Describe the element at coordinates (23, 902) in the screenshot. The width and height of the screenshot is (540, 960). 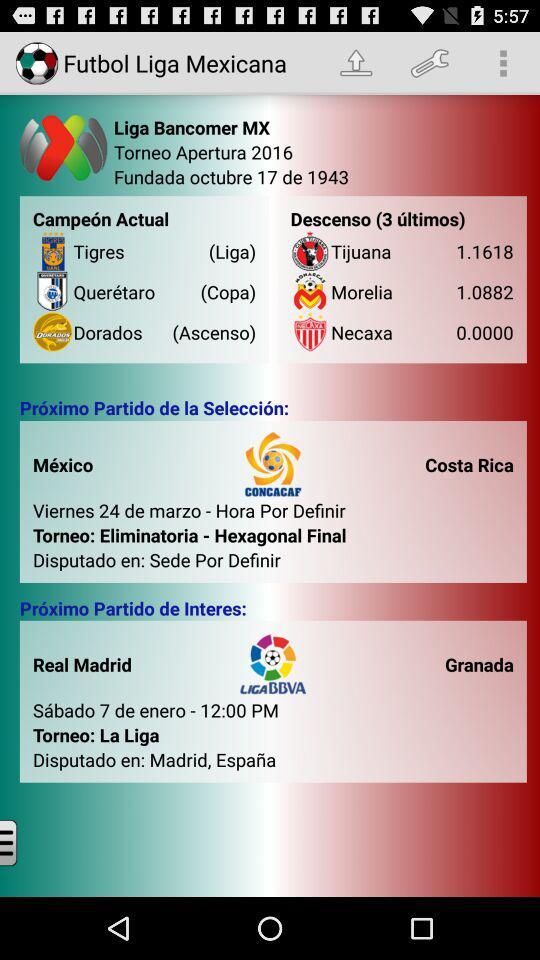
I see `the menu icon` at that location.